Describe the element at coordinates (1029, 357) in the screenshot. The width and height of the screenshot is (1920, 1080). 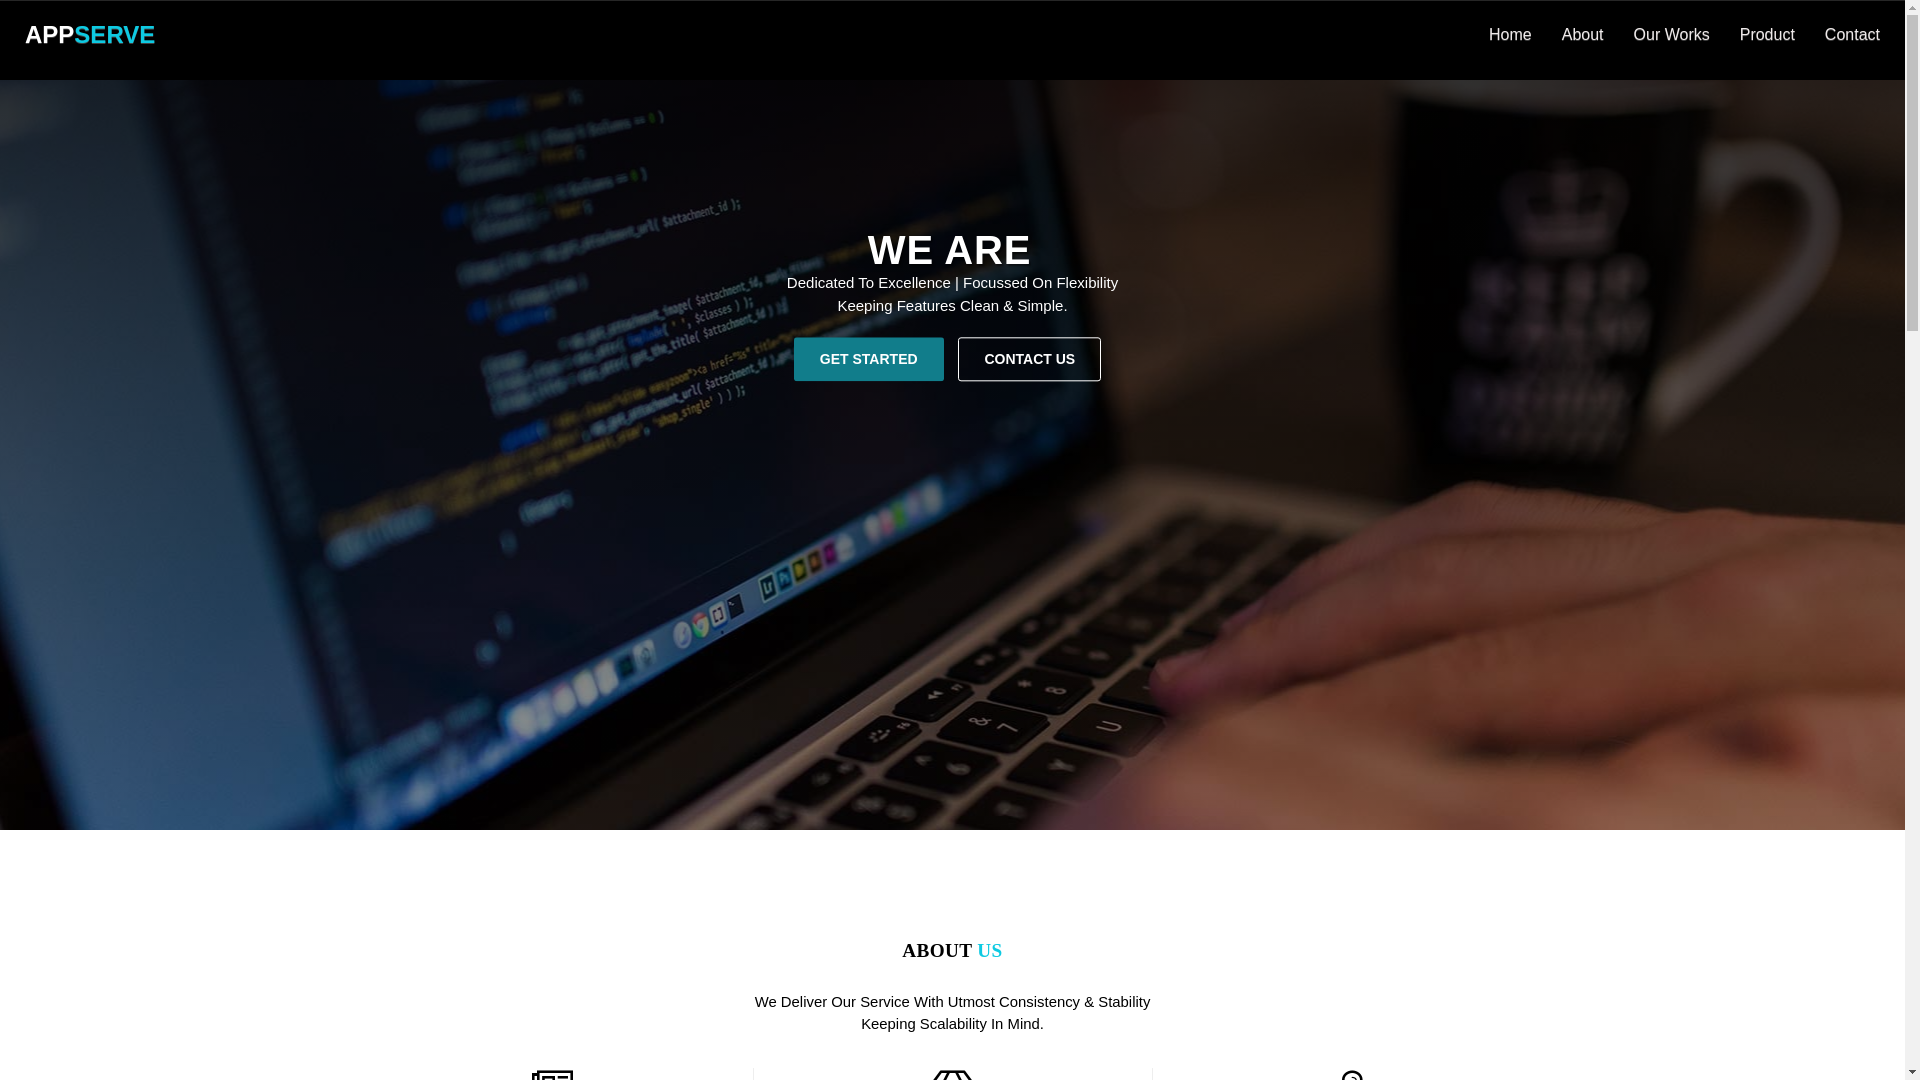
I see `'CONTACT US'` at that location.